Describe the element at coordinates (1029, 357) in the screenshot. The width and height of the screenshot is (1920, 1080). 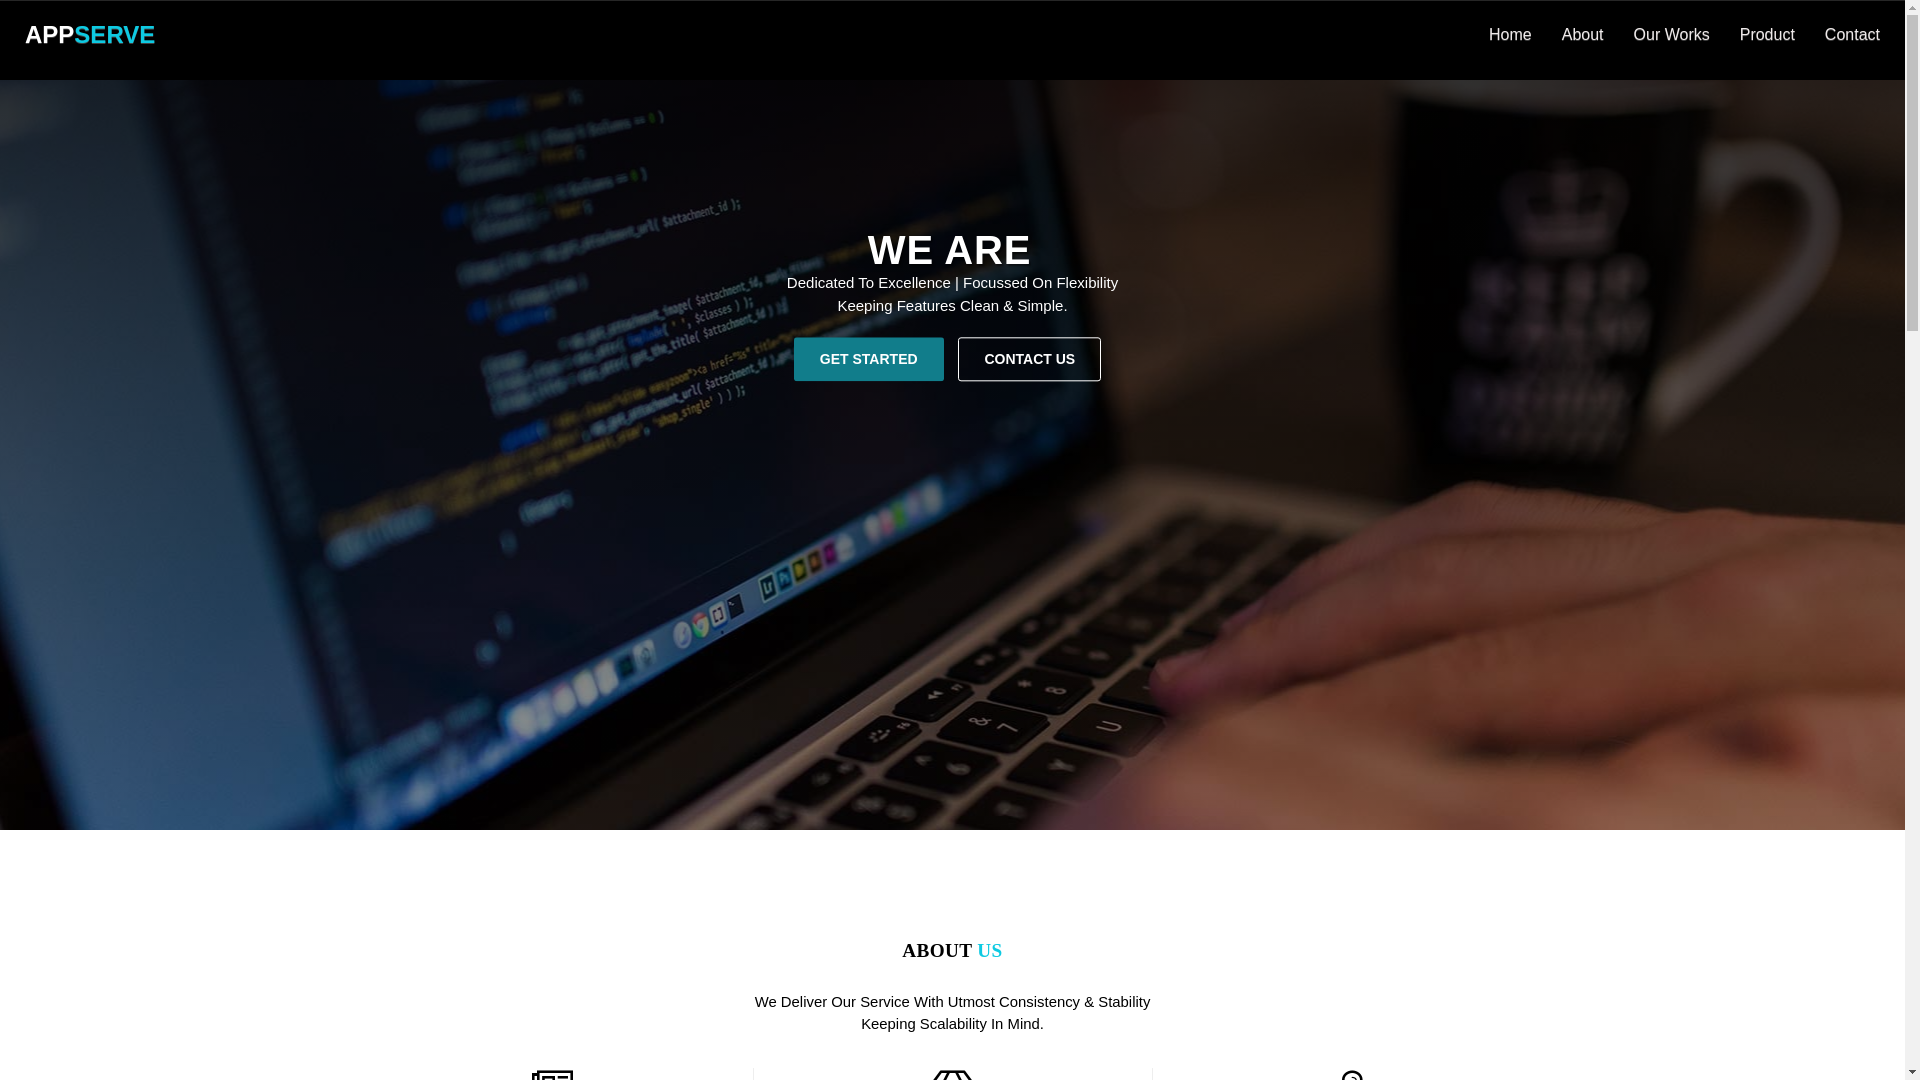
I see `'CONTACT US'` at that location.